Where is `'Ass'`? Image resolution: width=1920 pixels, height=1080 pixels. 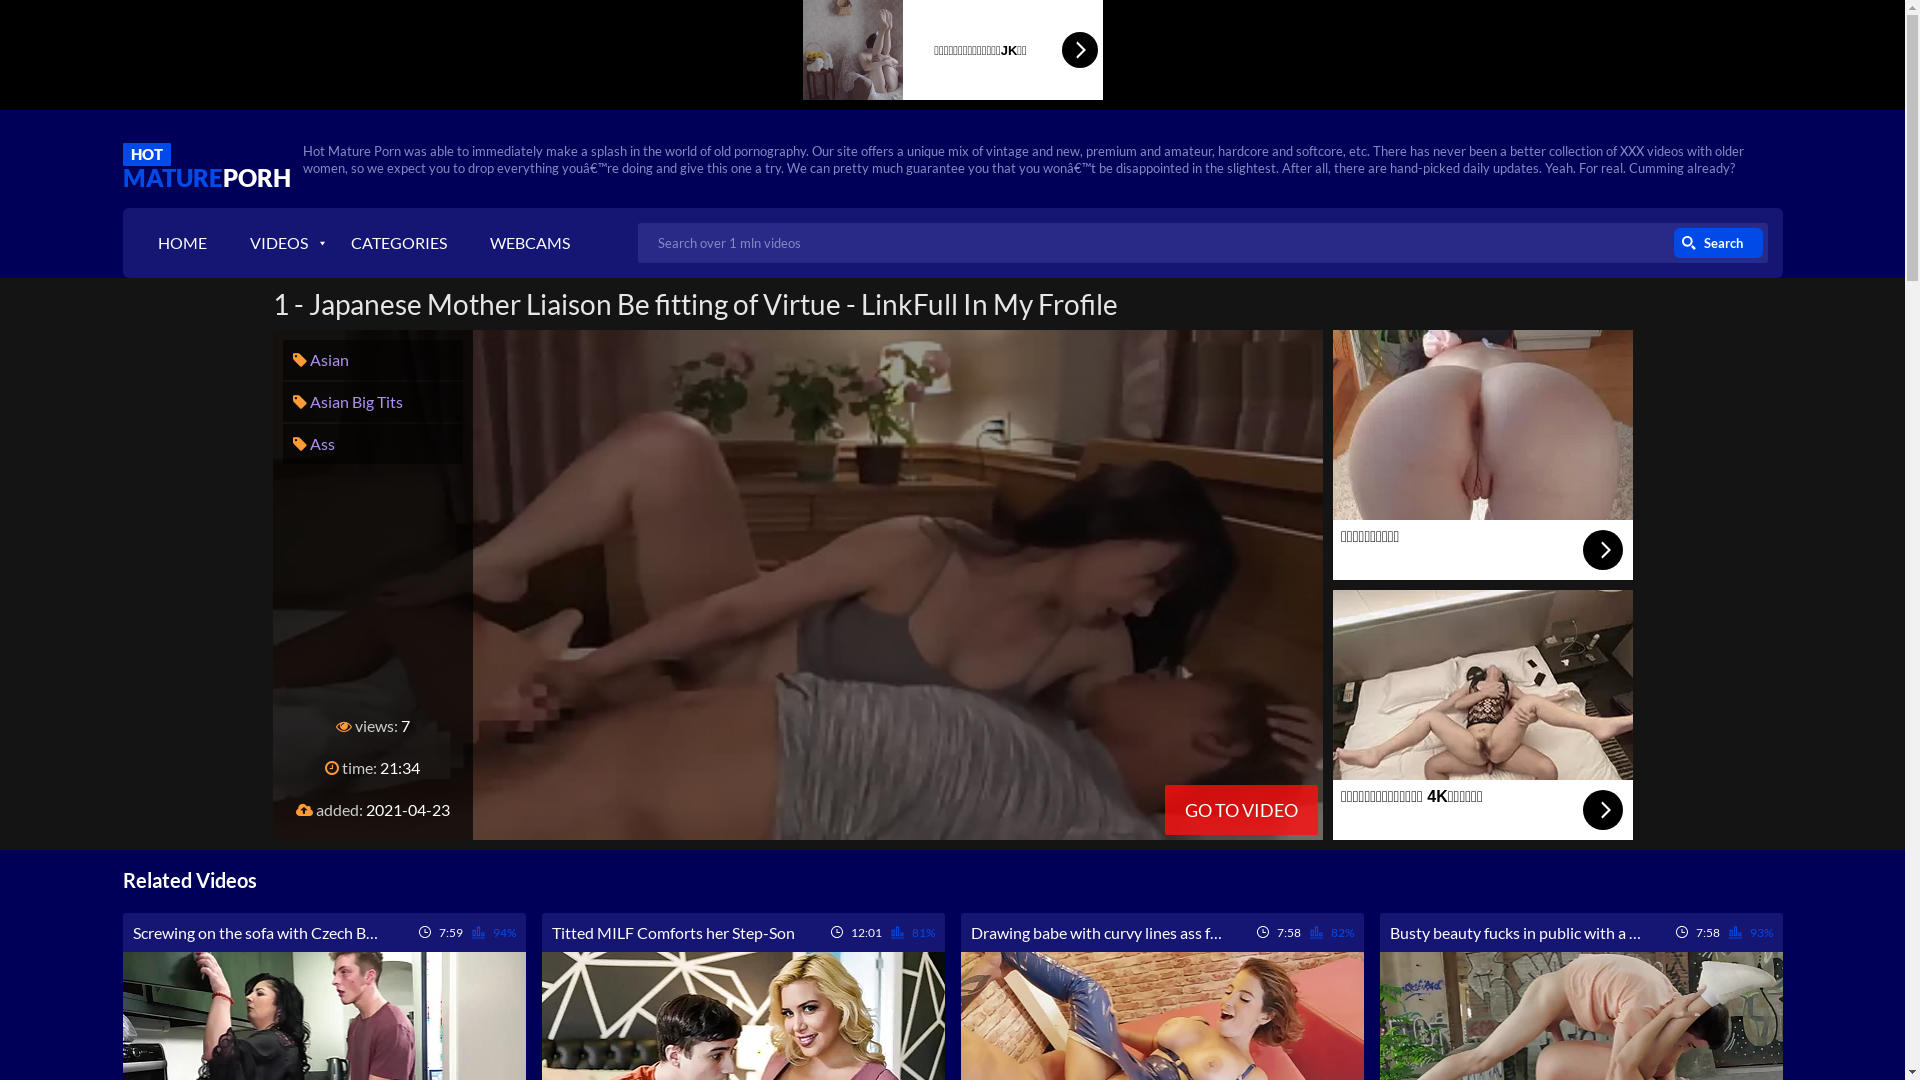
'Ass' is located at coordinates (311, 442).